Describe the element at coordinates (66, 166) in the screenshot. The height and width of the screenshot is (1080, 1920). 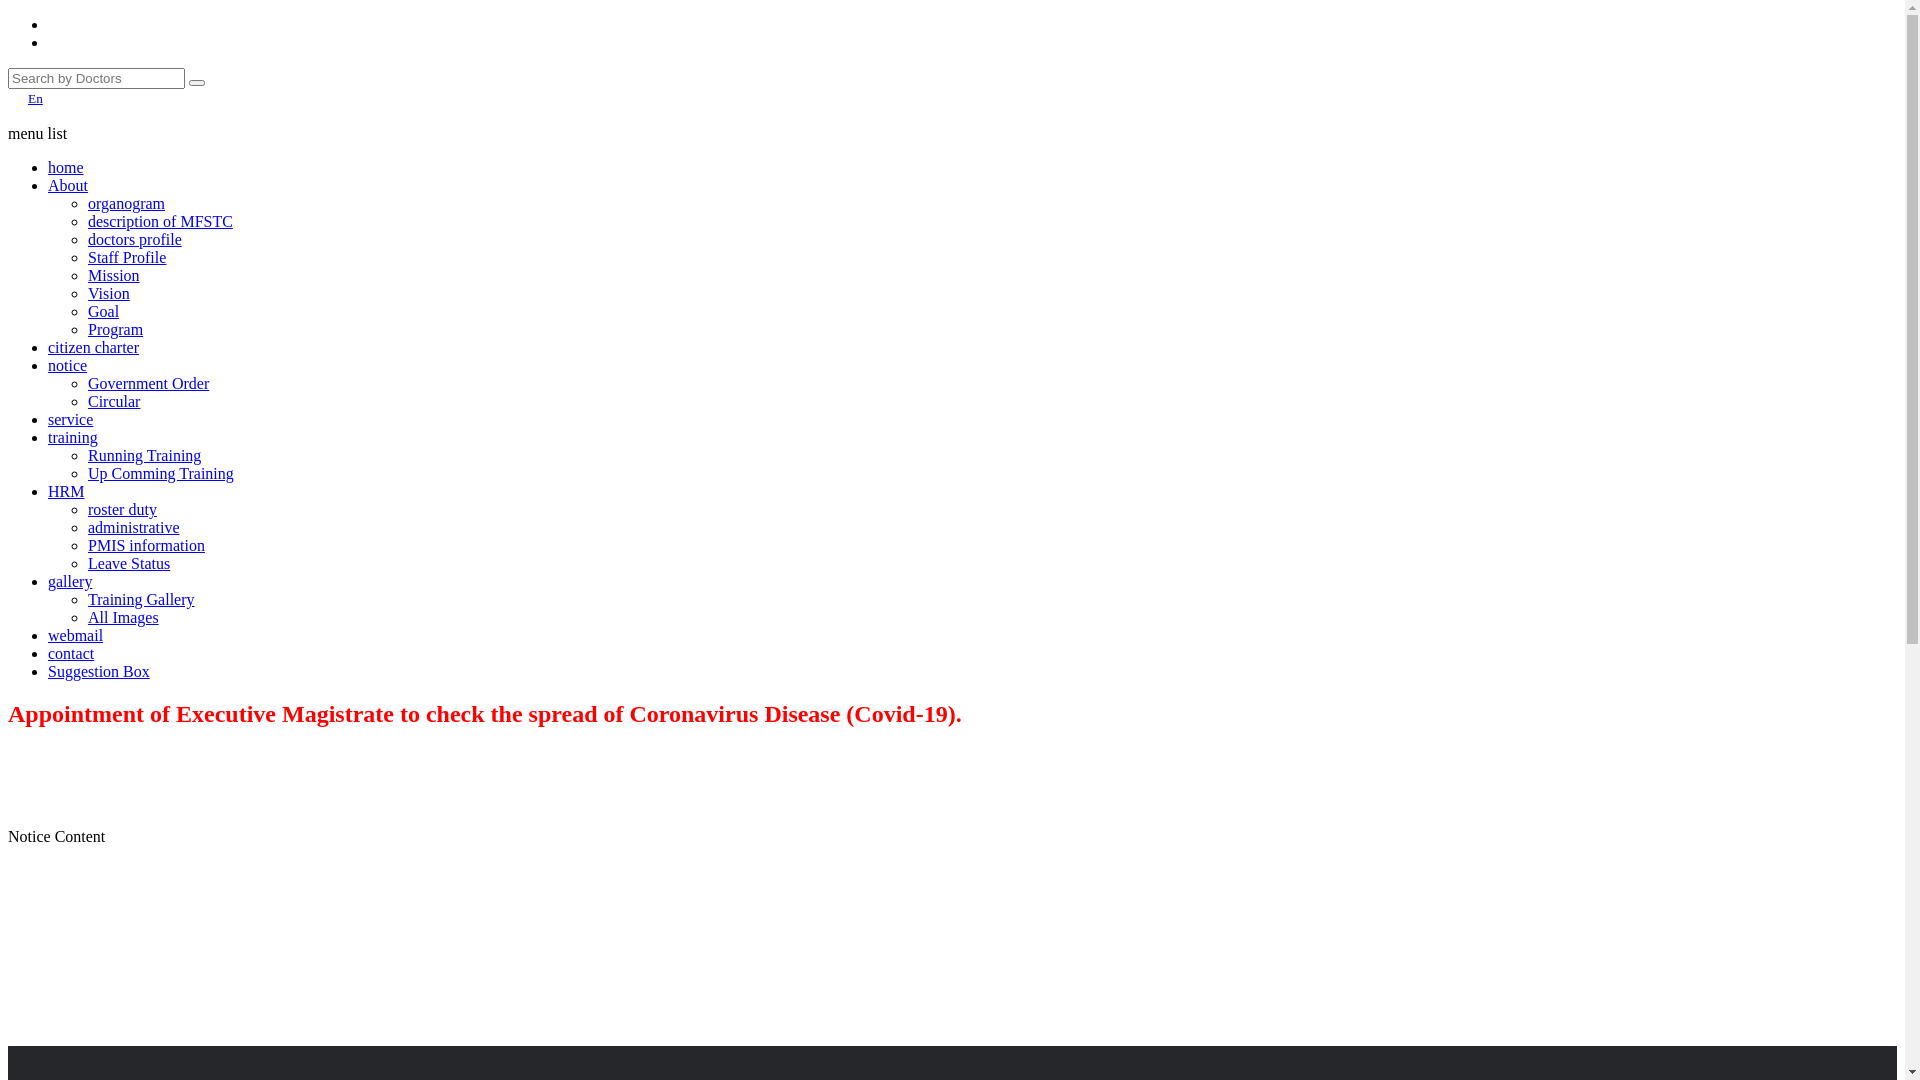
I see `'home'` at that location.